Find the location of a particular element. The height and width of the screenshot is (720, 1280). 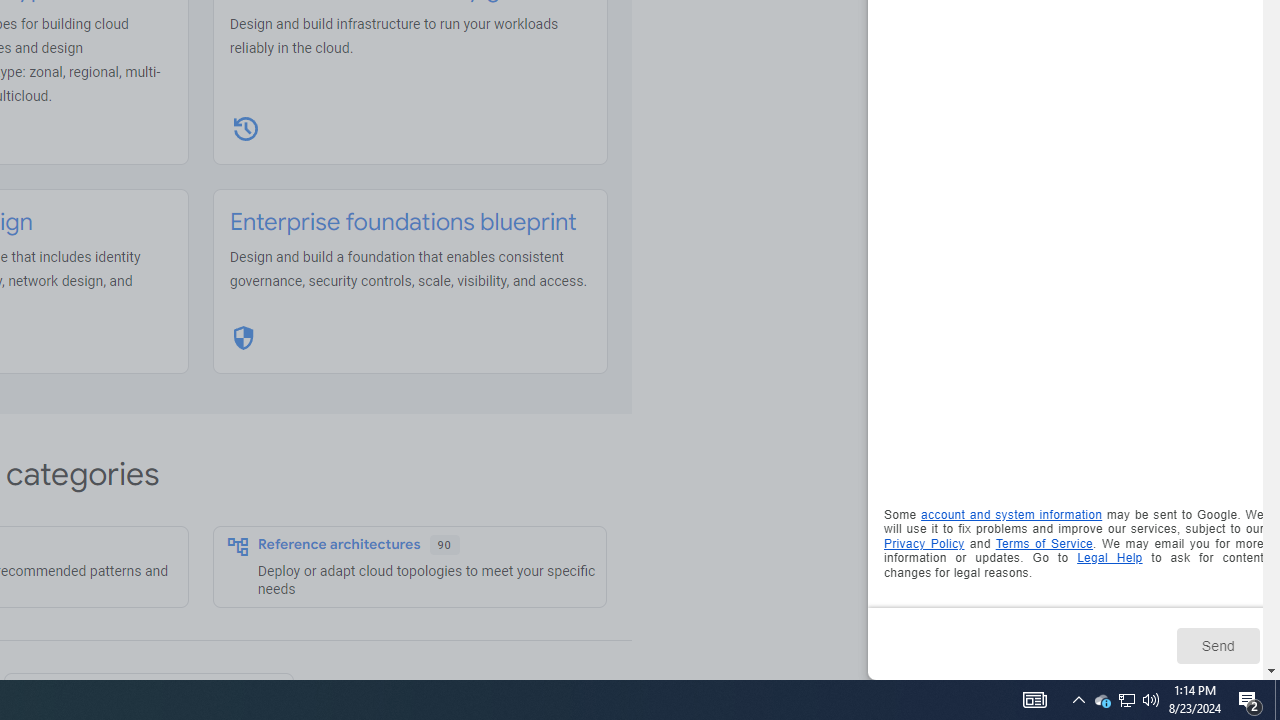

'Opens in a new tab. Terms of Service' is located at coordinates (1043, 543).